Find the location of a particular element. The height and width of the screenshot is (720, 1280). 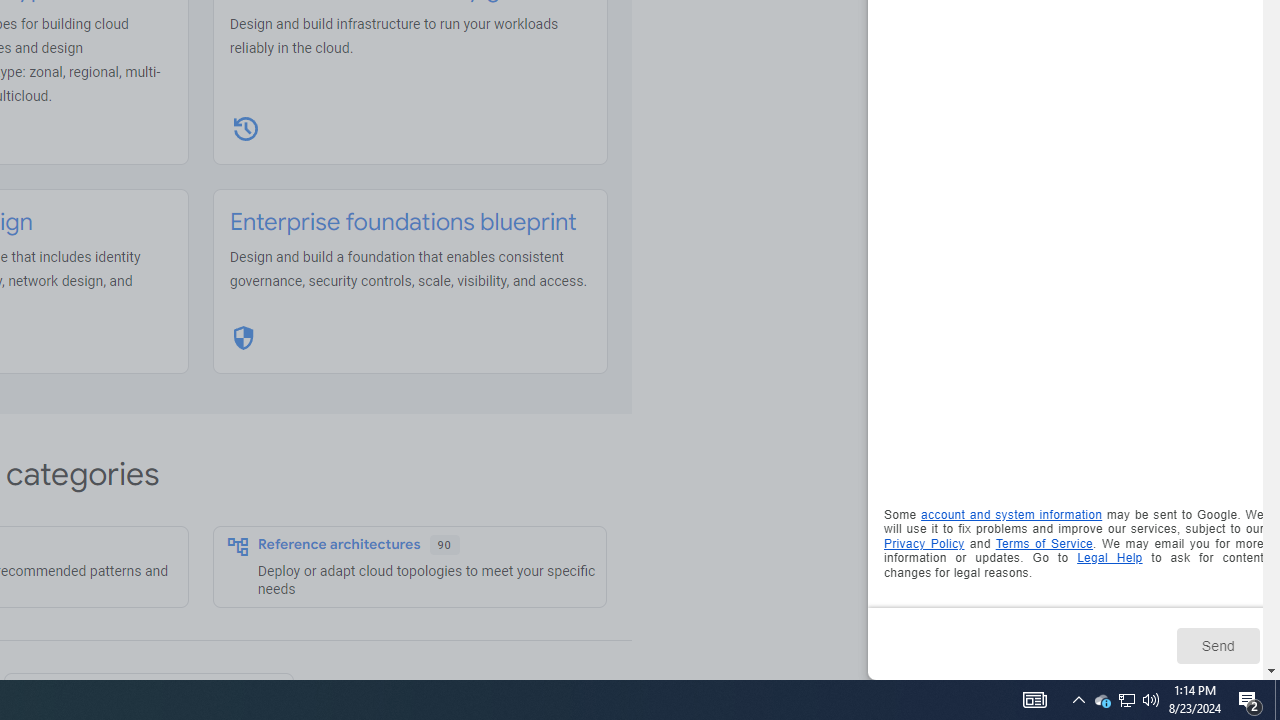

'Opens in a new tab. Terms of Service' is located at coordinates (1043, 543).